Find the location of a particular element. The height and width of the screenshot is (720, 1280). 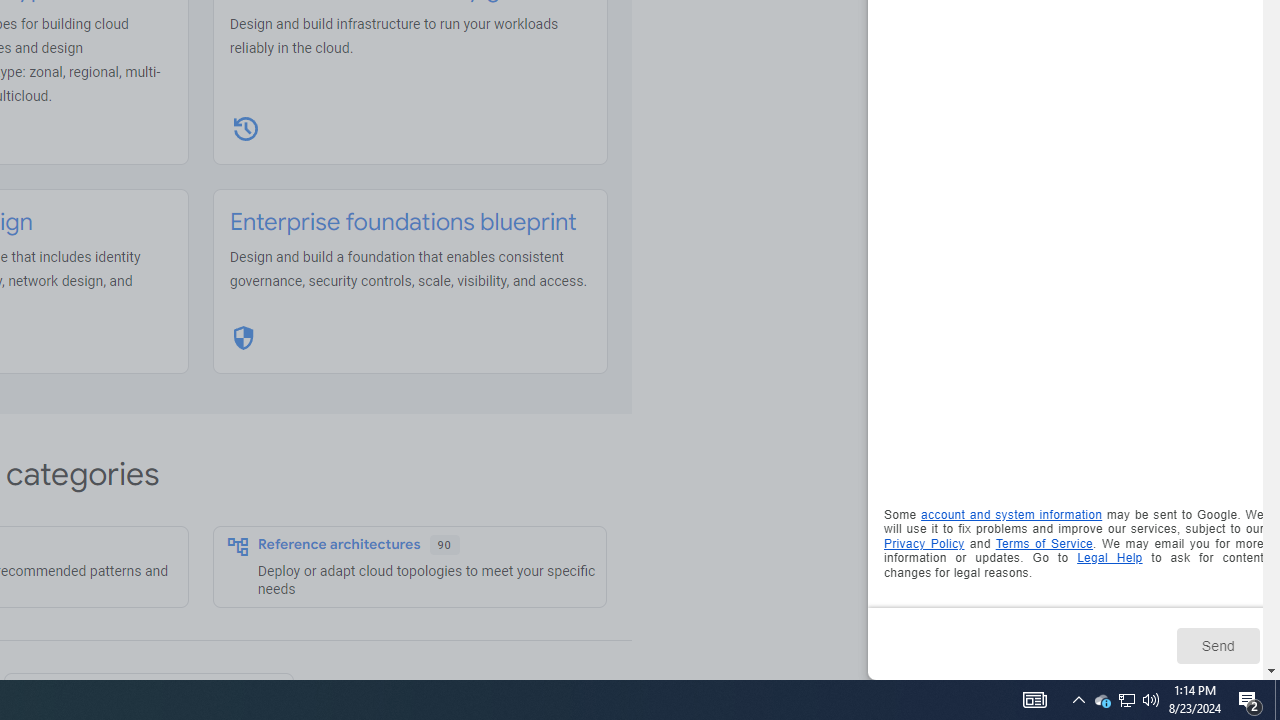

'Opens in a new tab. Terms of Service' is located at coordinates (1043, 543).